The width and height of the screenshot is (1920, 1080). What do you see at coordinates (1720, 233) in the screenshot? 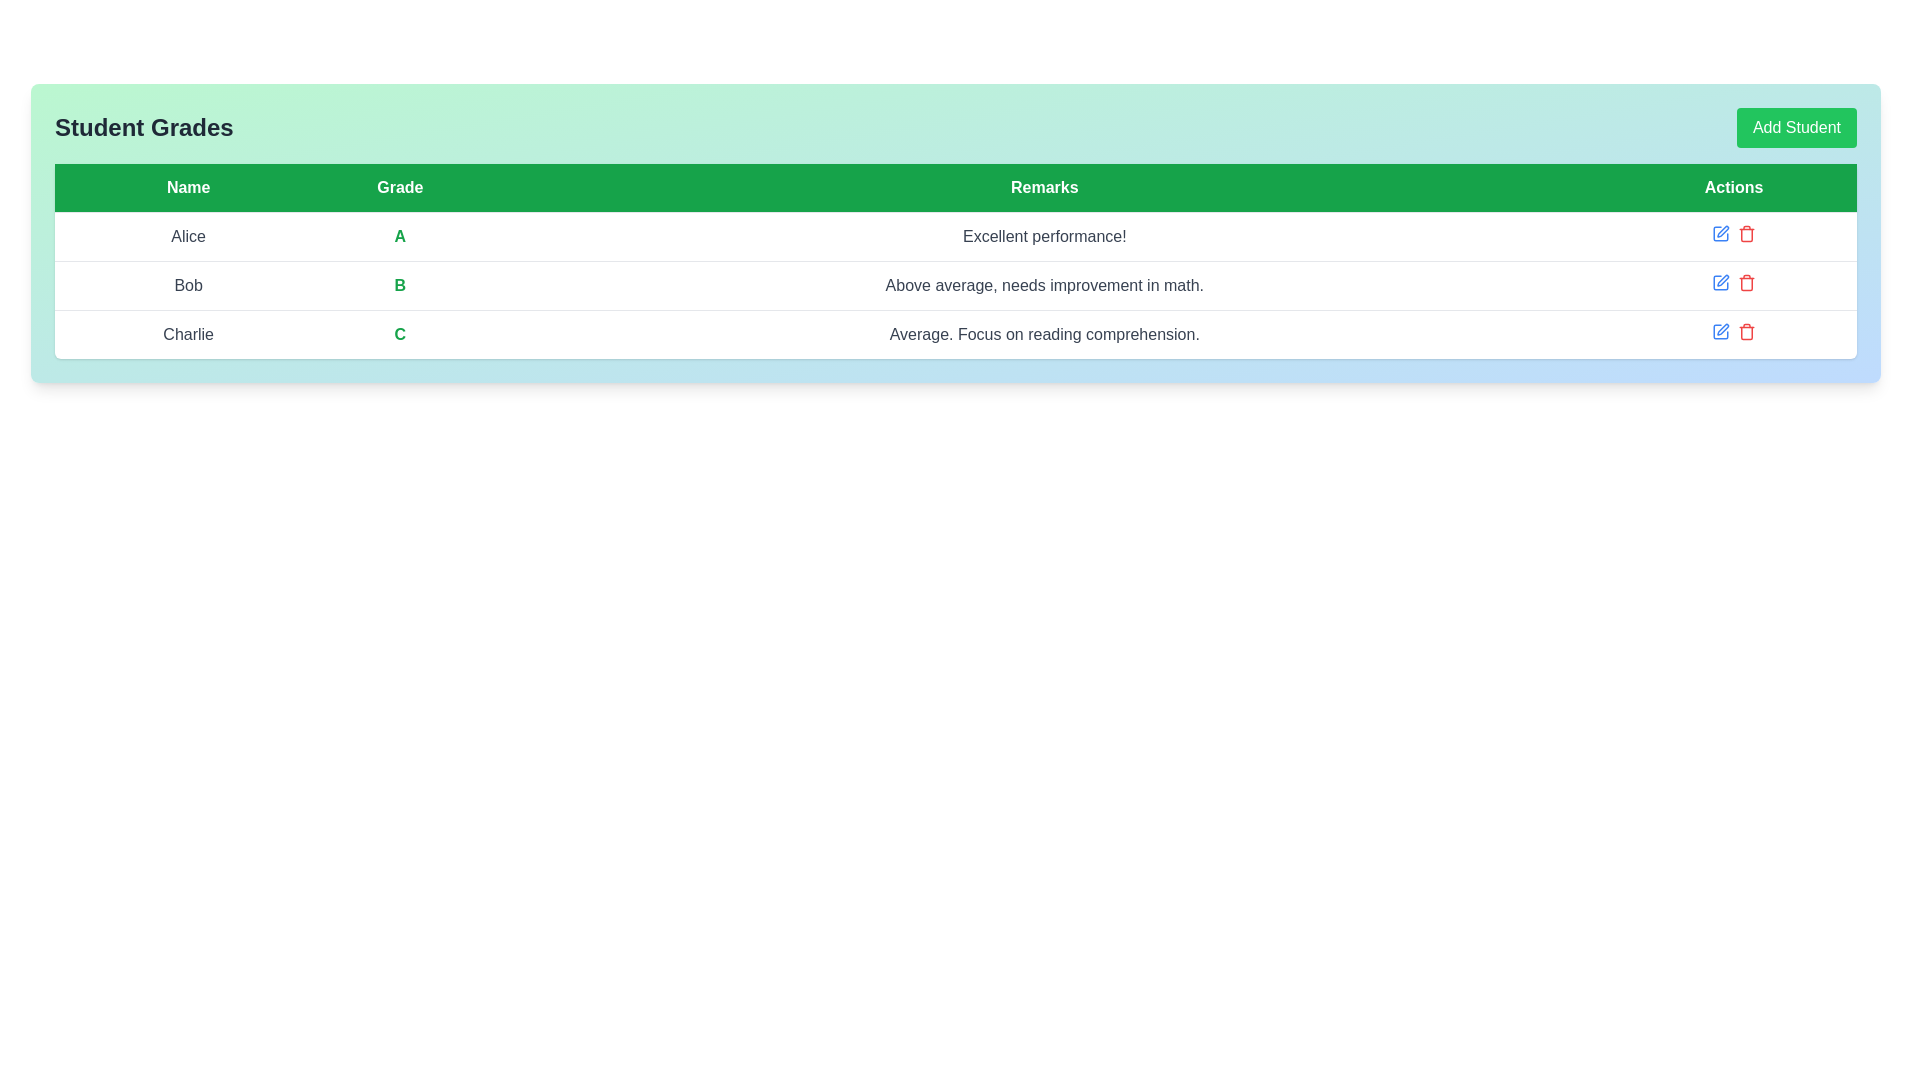
I see `the edit icon in the 'Actions' column of the table to initiate editing for the student Alice's information` at bounding box center [1720, 233].